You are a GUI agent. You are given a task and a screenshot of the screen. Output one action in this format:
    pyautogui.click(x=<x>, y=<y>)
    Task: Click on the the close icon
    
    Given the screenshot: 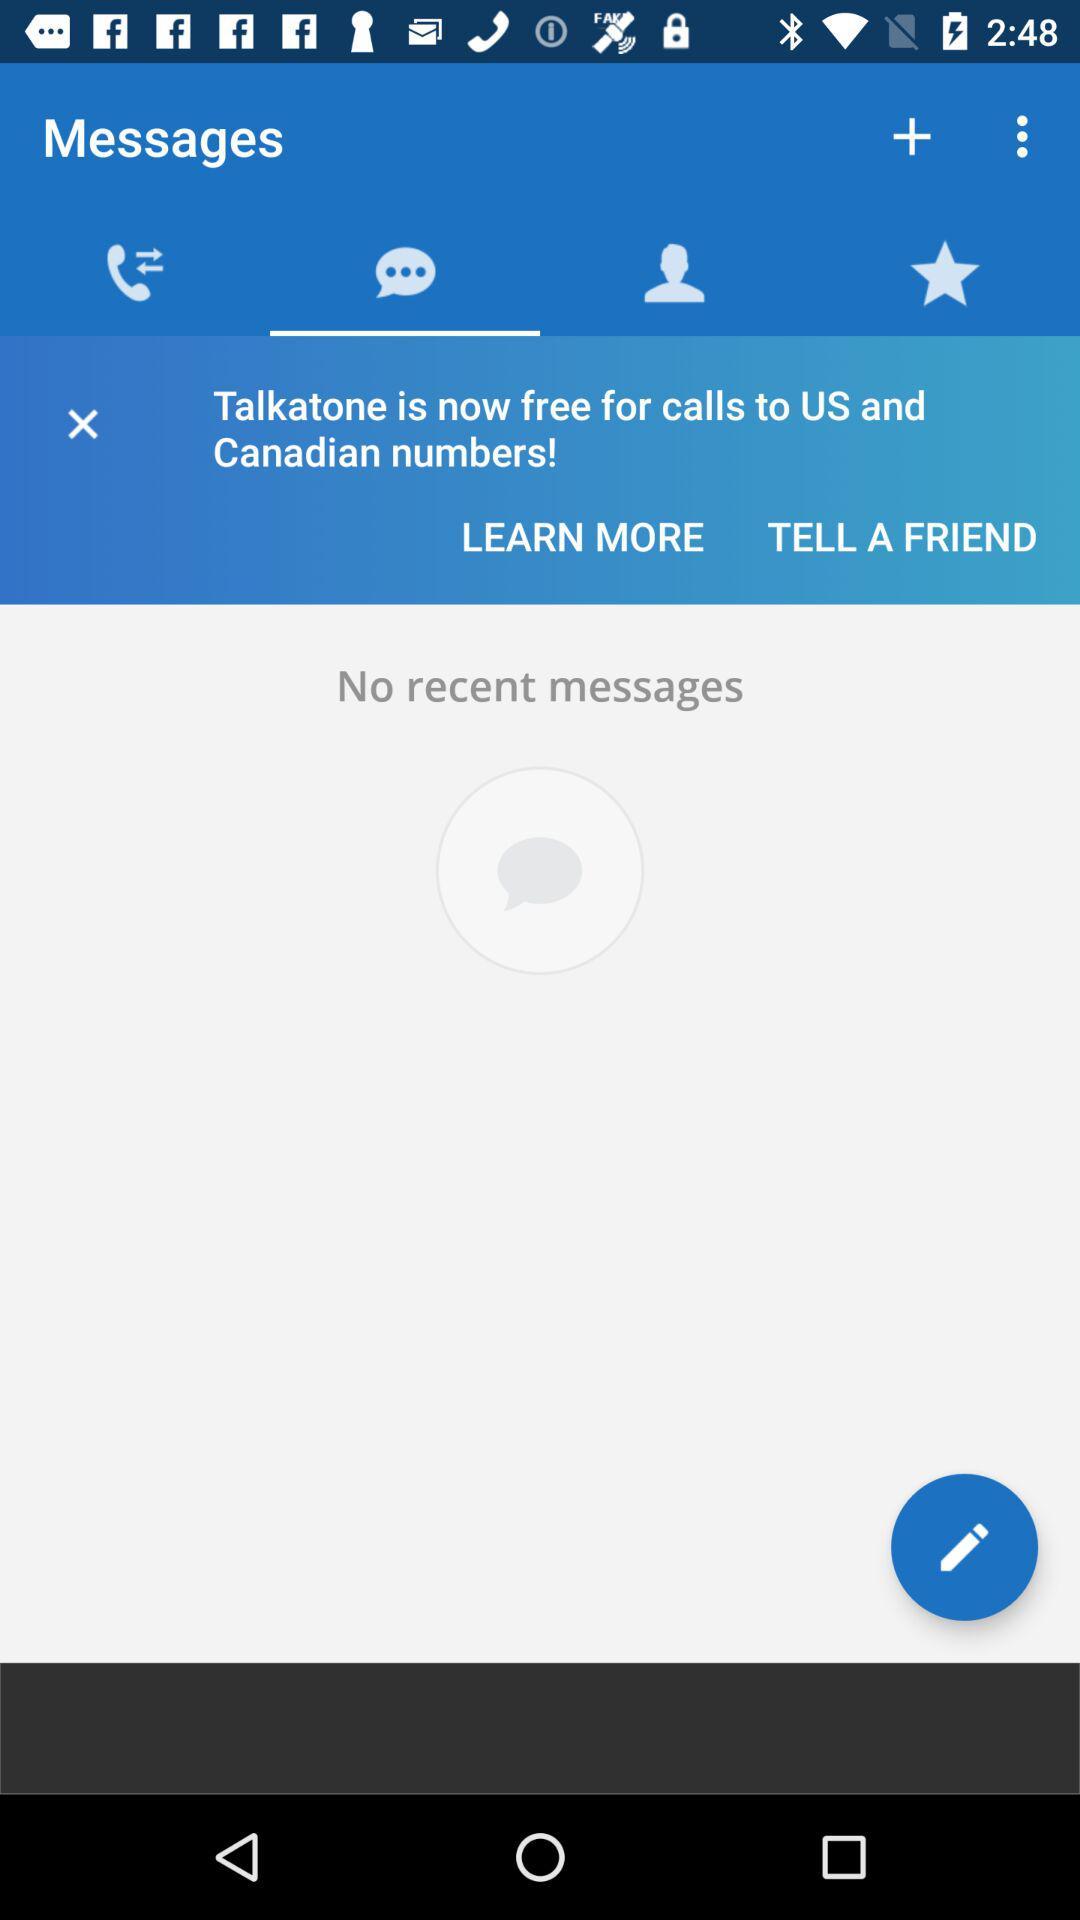 What is the action you would take?
    pyautogui.click(x=81, y=419)
    